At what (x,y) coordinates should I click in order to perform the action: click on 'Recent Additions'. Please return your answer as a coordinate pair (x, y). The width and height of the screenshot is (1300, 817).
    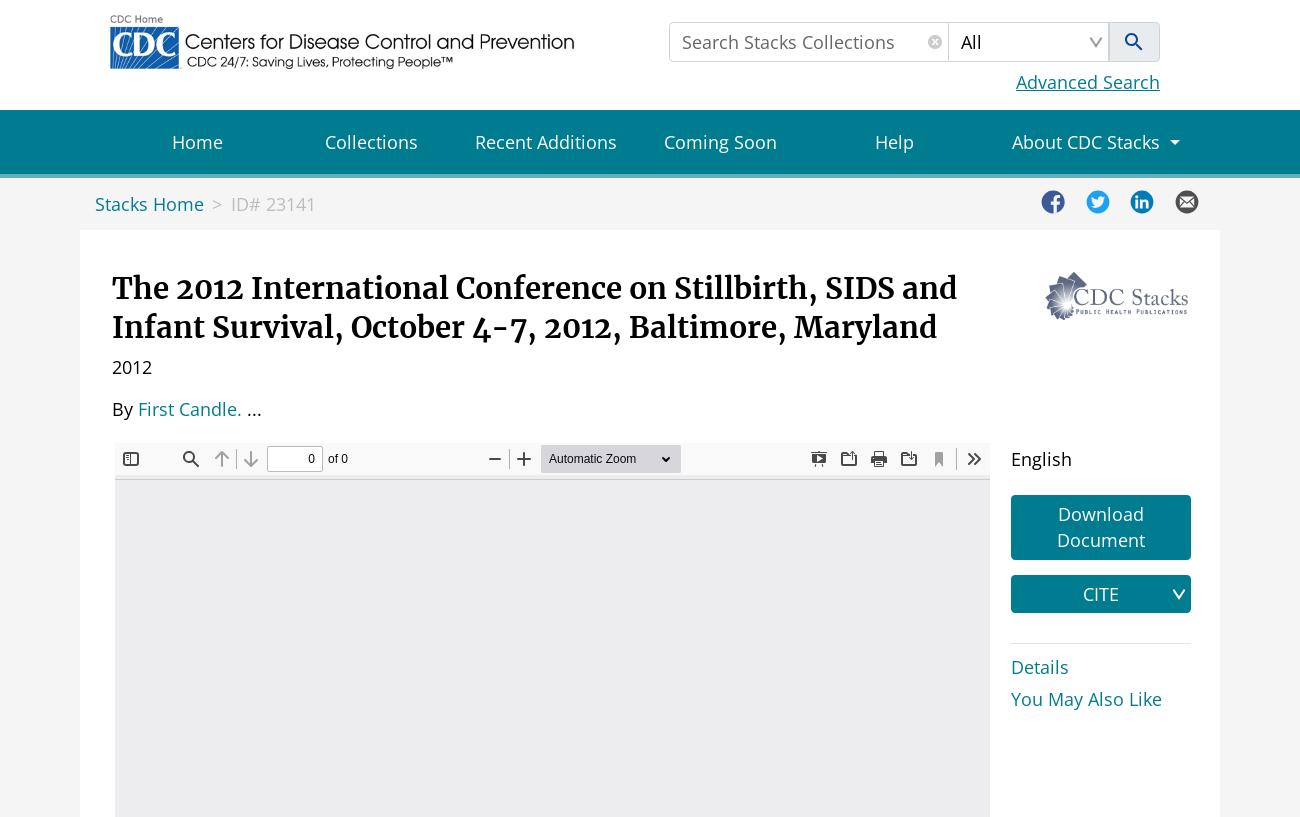
    Looking at the image, I should click on (545, 141).